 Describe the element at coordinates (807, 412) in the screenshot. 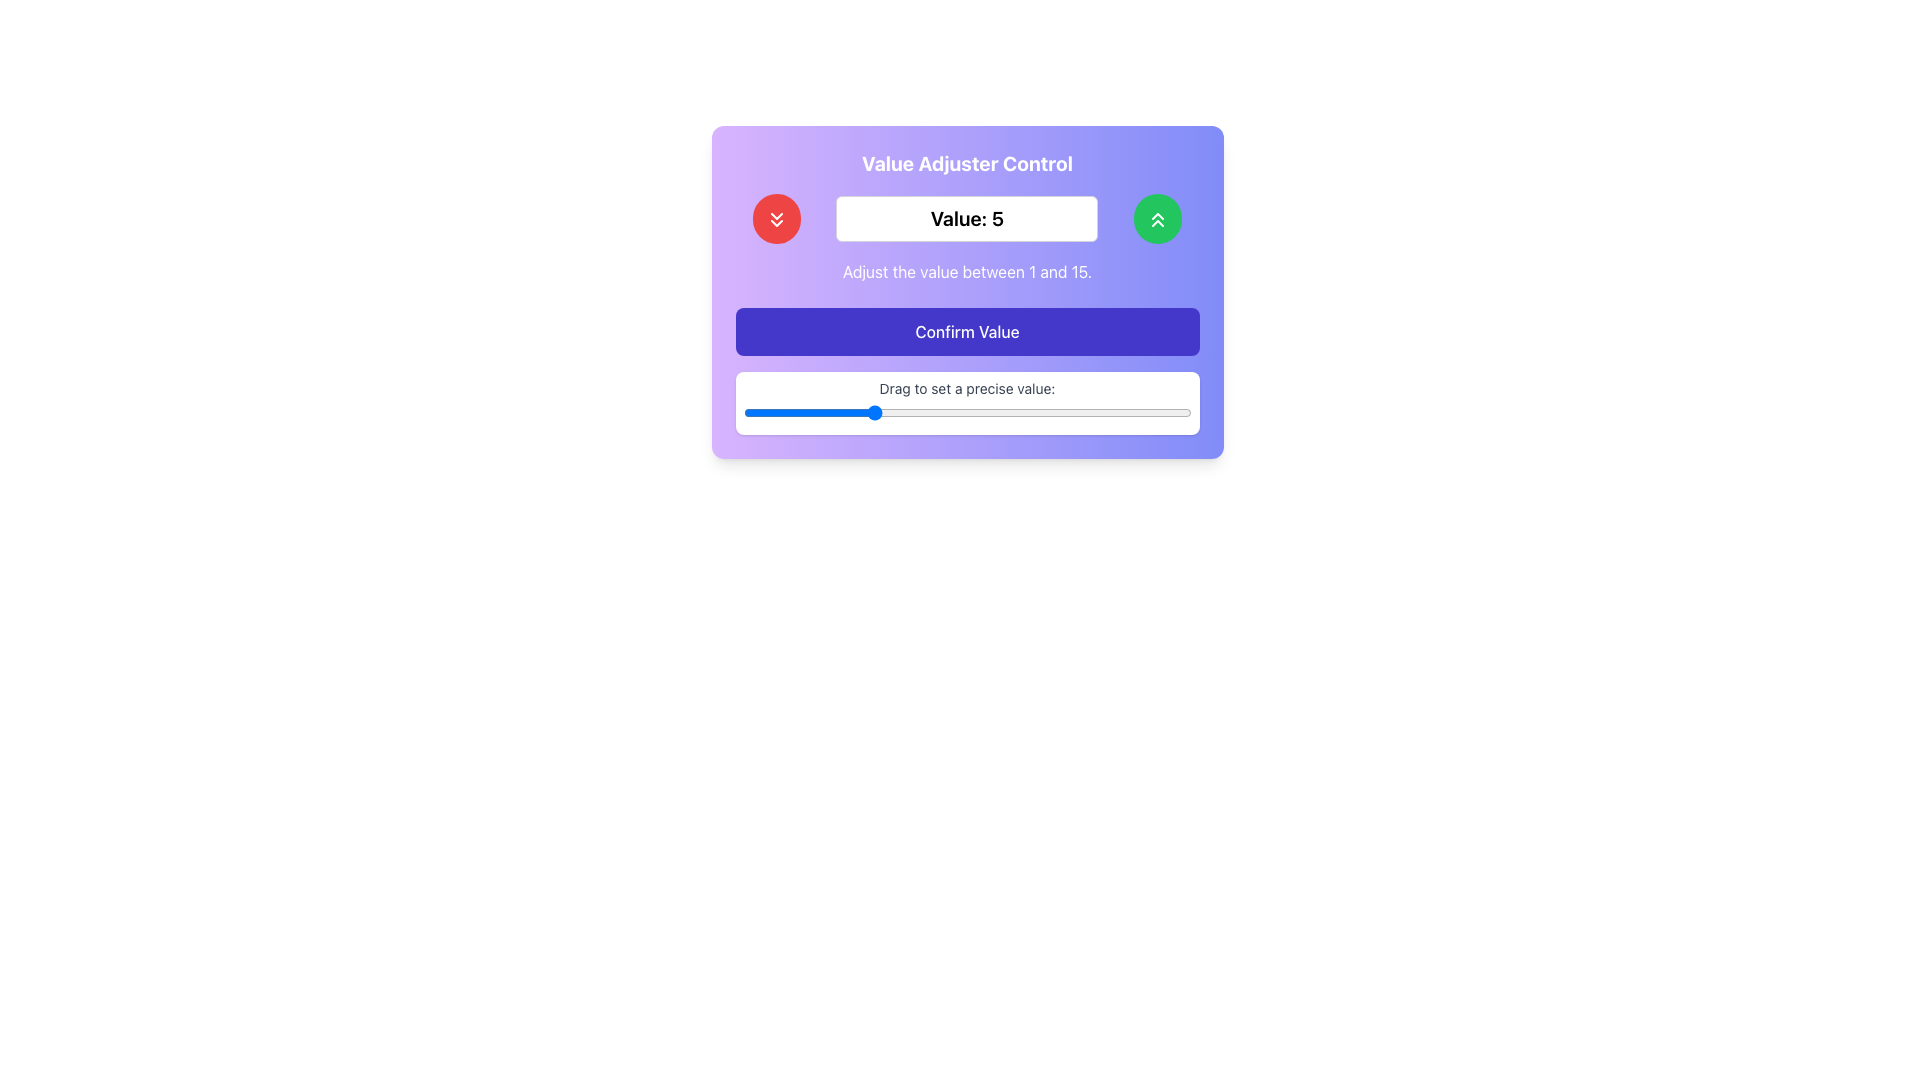

I see `the slider value` at that location.